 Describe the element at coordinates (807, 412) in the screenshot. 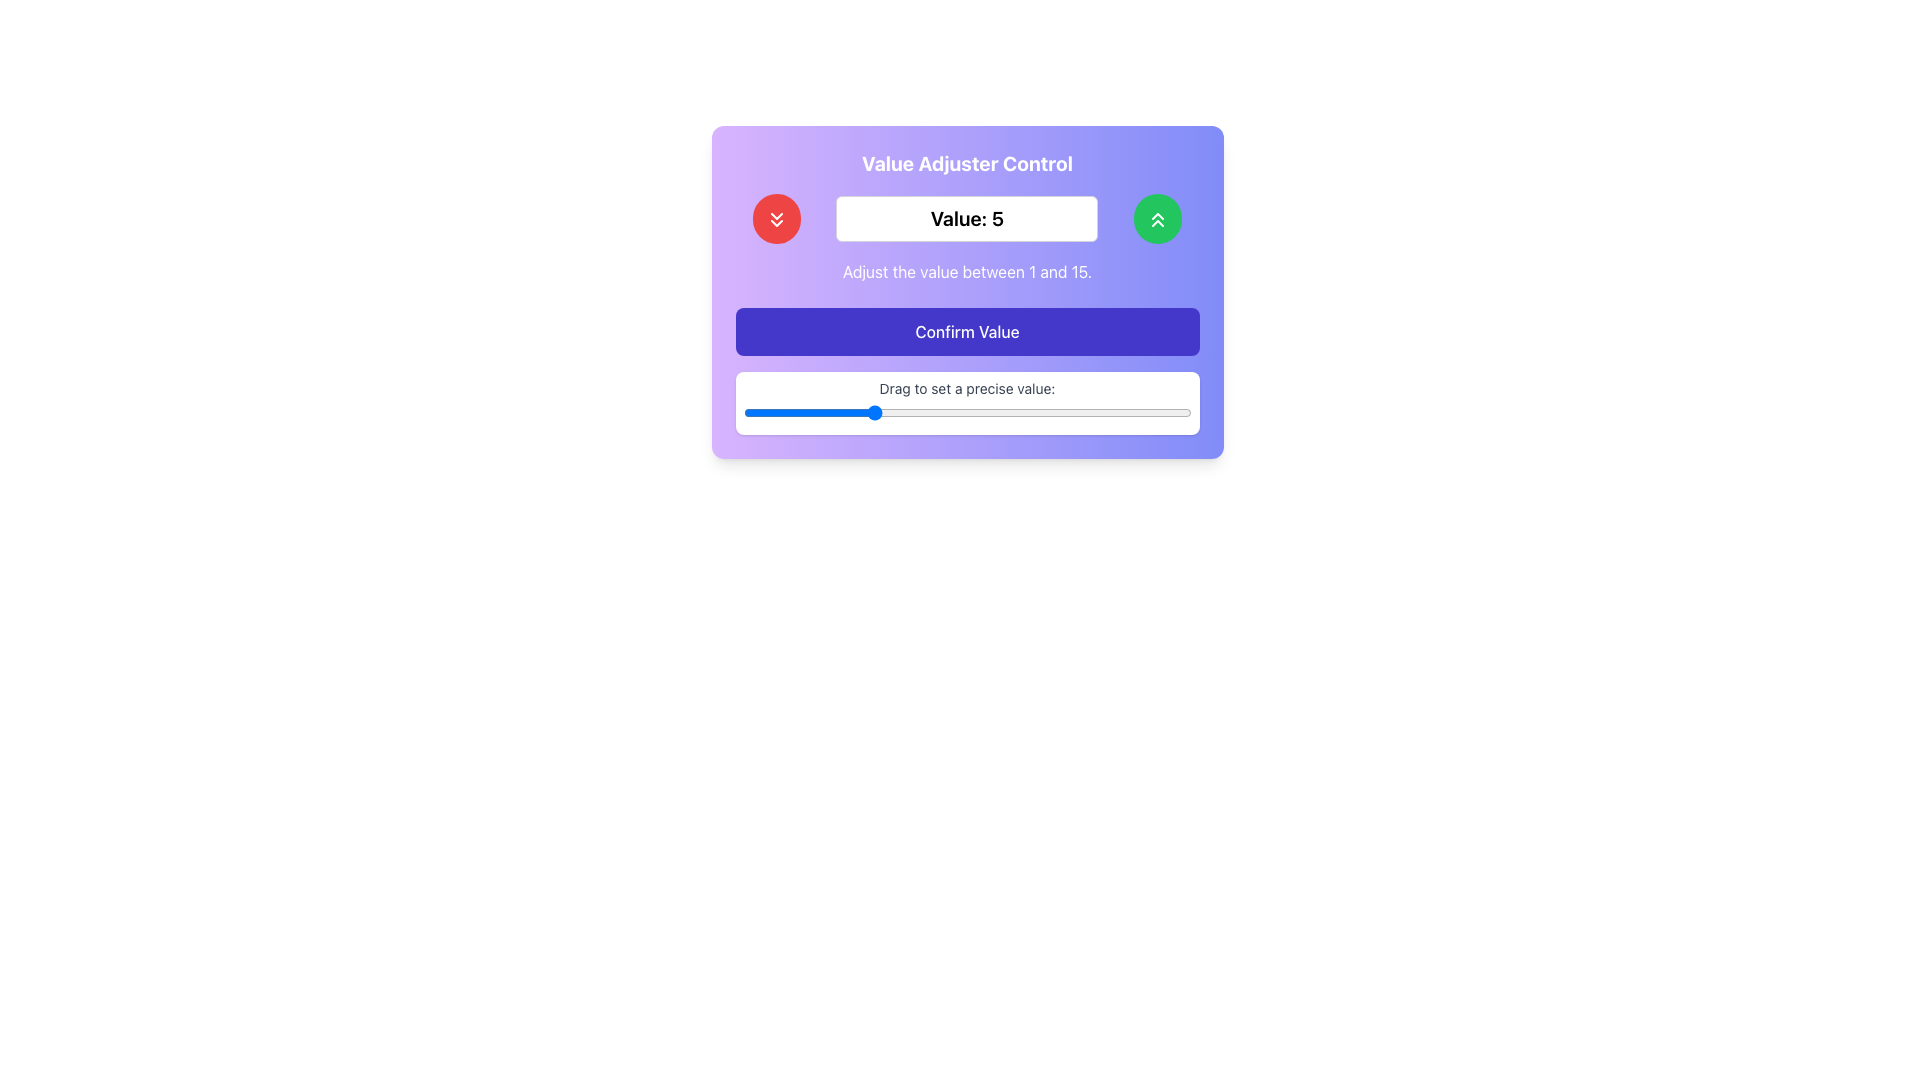

I see `the slider value` at that location.